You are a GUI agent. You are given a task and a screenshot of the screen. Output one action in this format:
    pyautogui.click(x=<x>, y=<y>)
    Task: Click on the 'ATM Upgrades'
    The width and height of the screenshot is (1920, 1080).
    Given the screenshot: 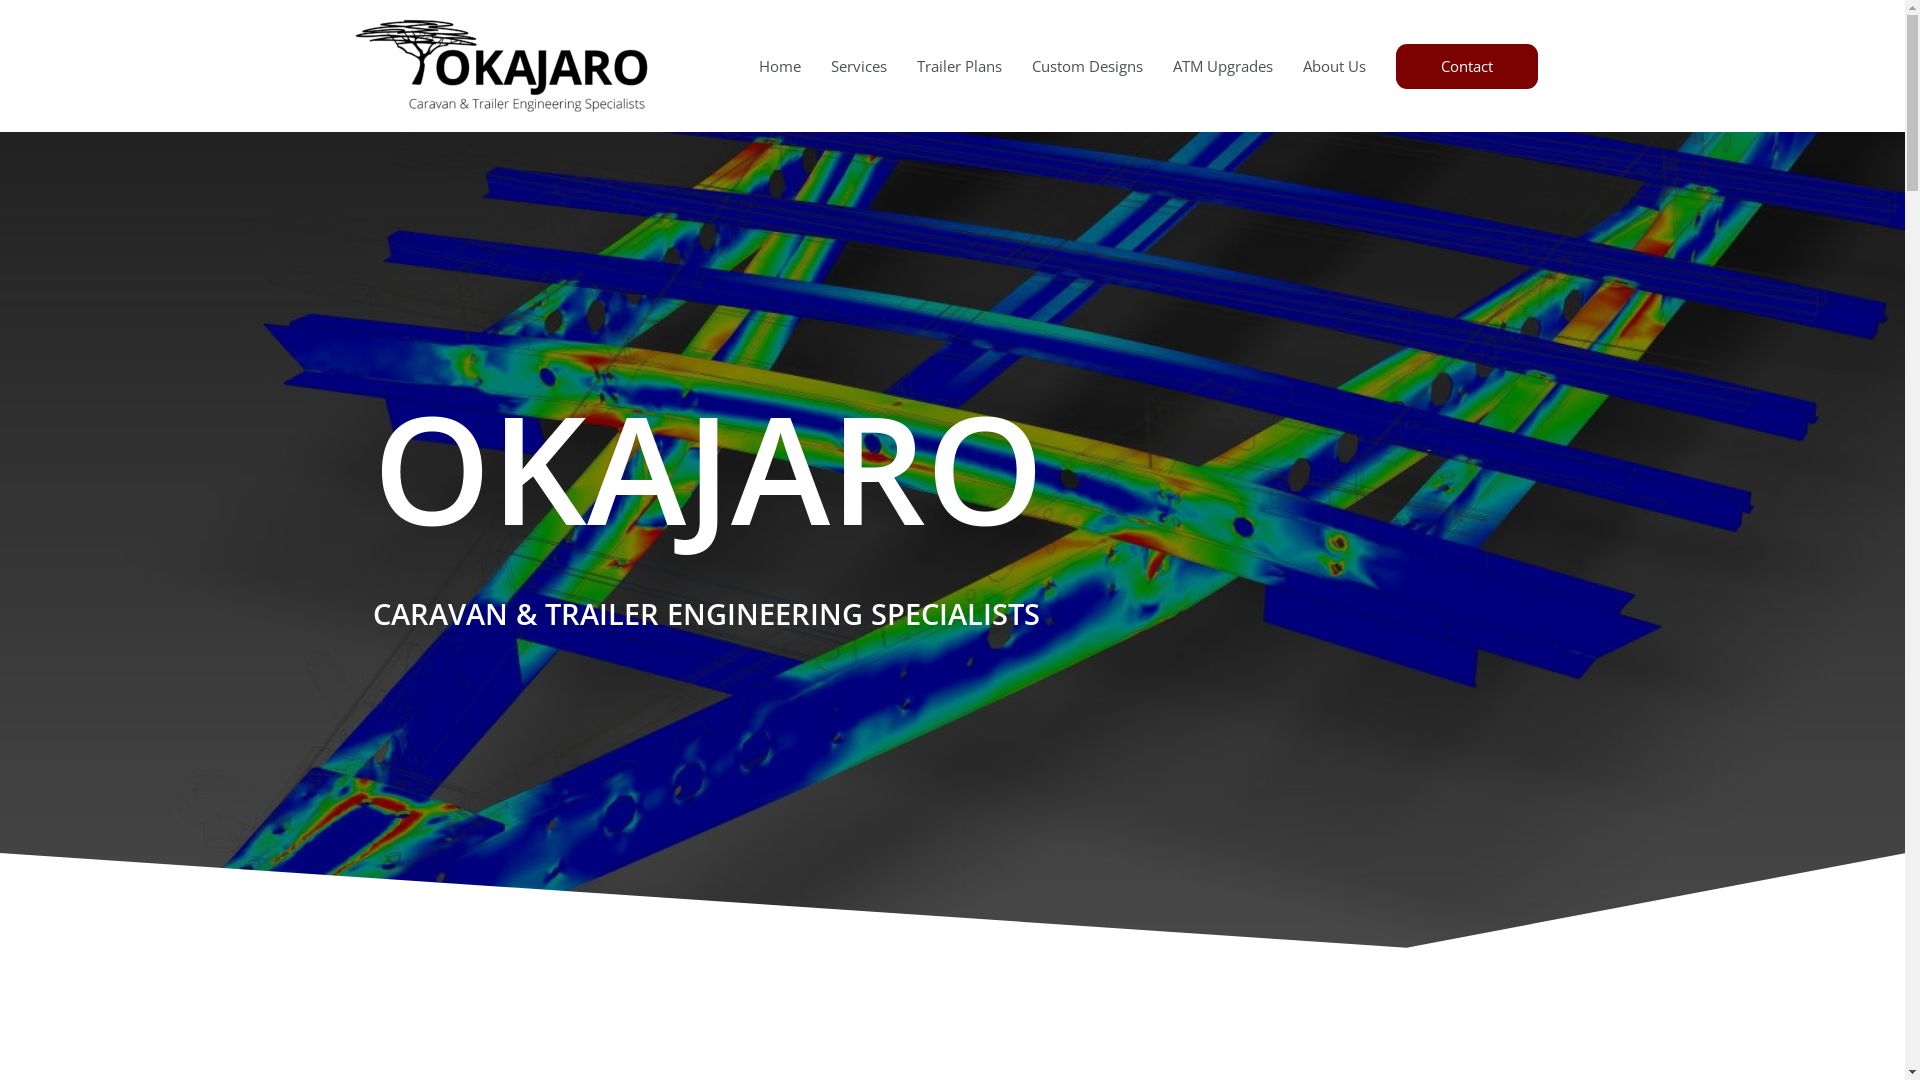 What is the action you would take?
    pyautogui.click(x=1157, y=64)
    